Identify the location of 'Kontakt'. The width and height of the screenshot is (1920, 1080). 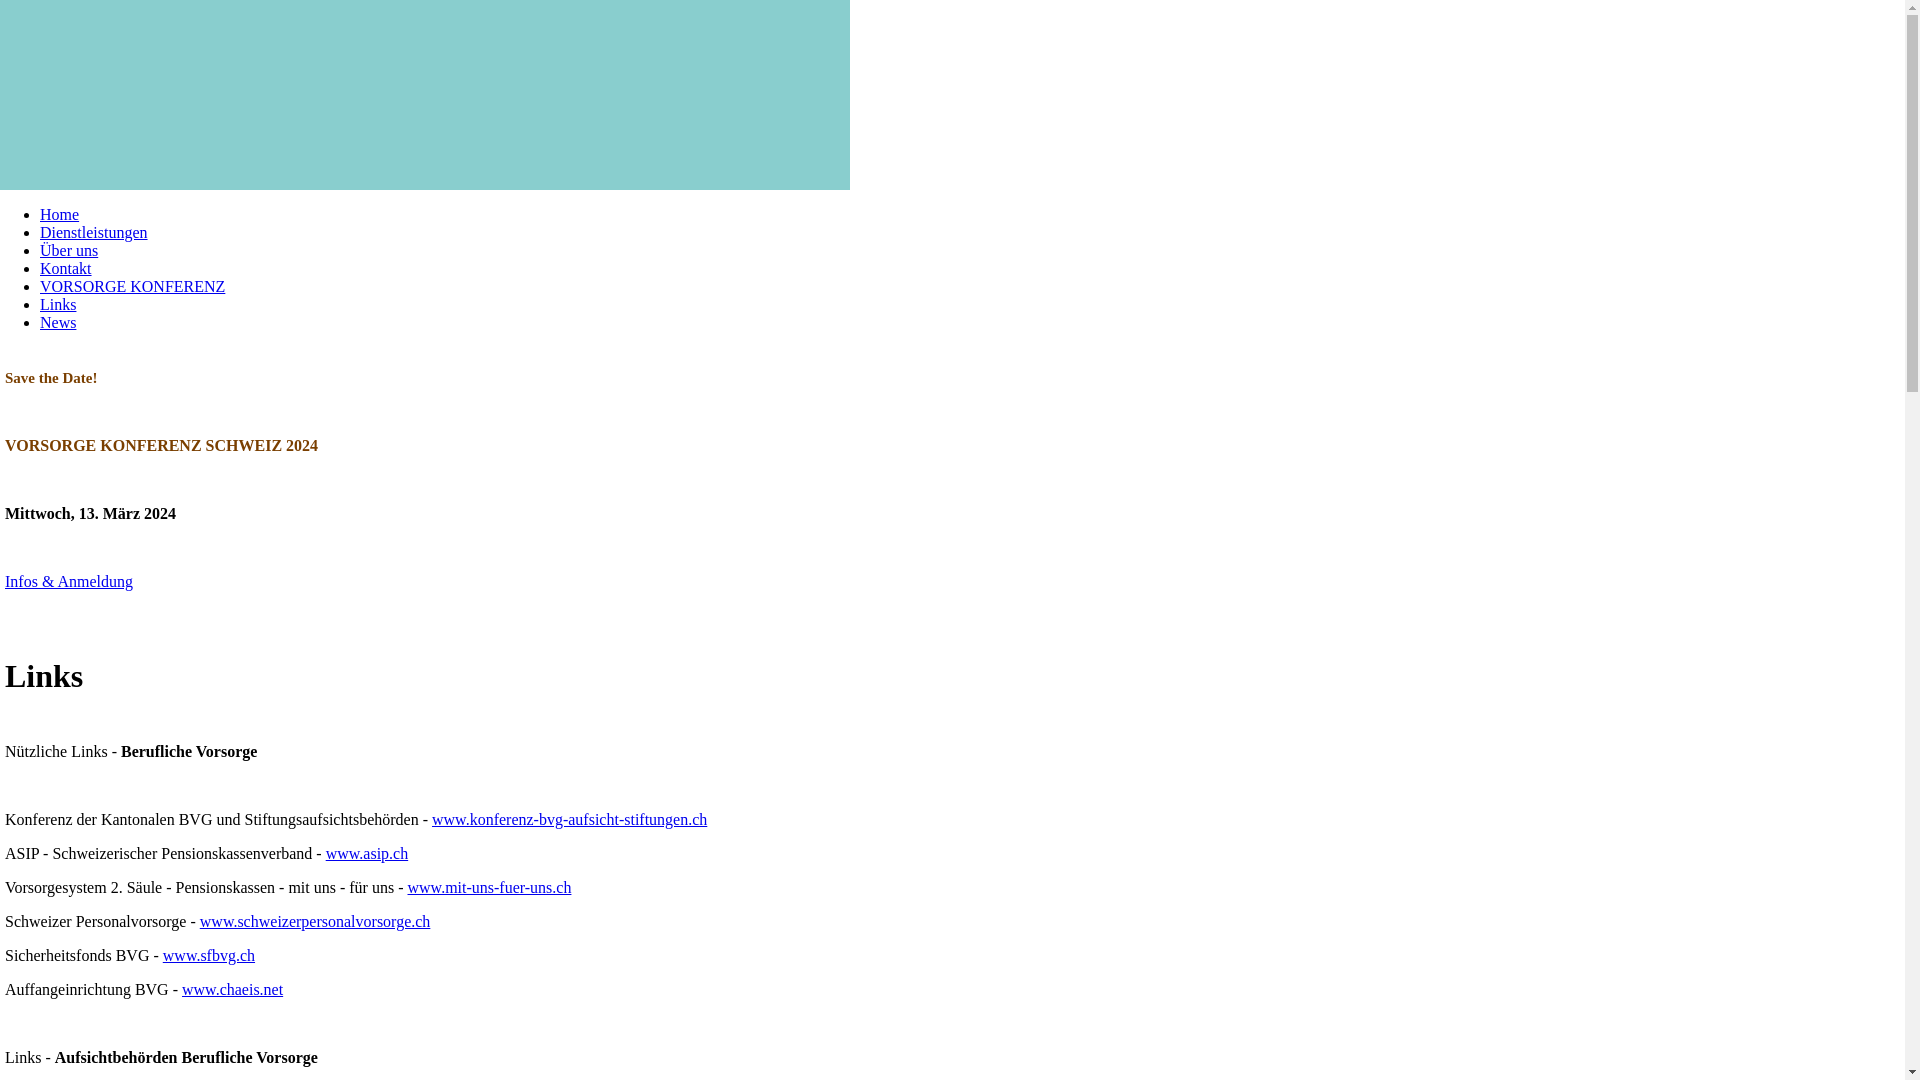
(66, 267).